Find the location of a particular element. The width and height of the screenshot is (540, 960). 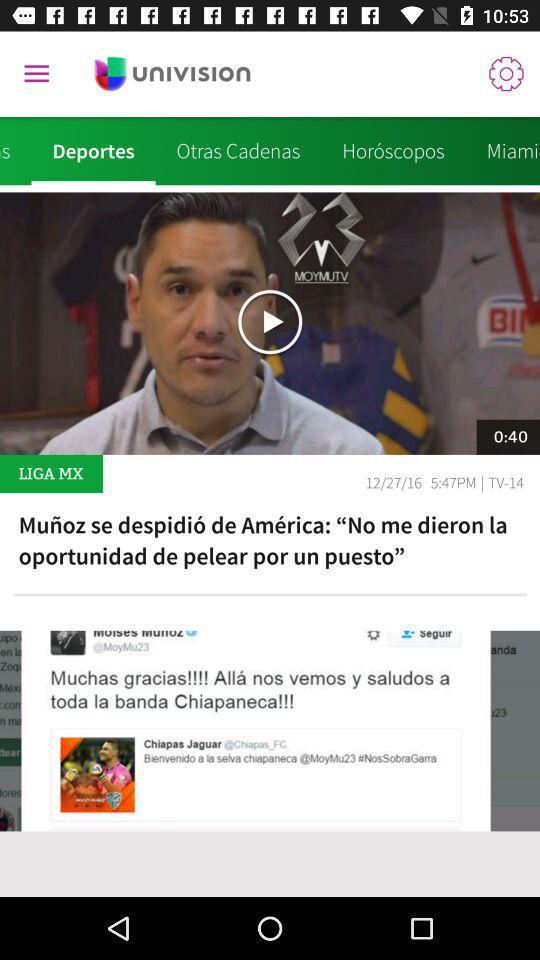

the icon above the miami is located at coordinates (505, 74).